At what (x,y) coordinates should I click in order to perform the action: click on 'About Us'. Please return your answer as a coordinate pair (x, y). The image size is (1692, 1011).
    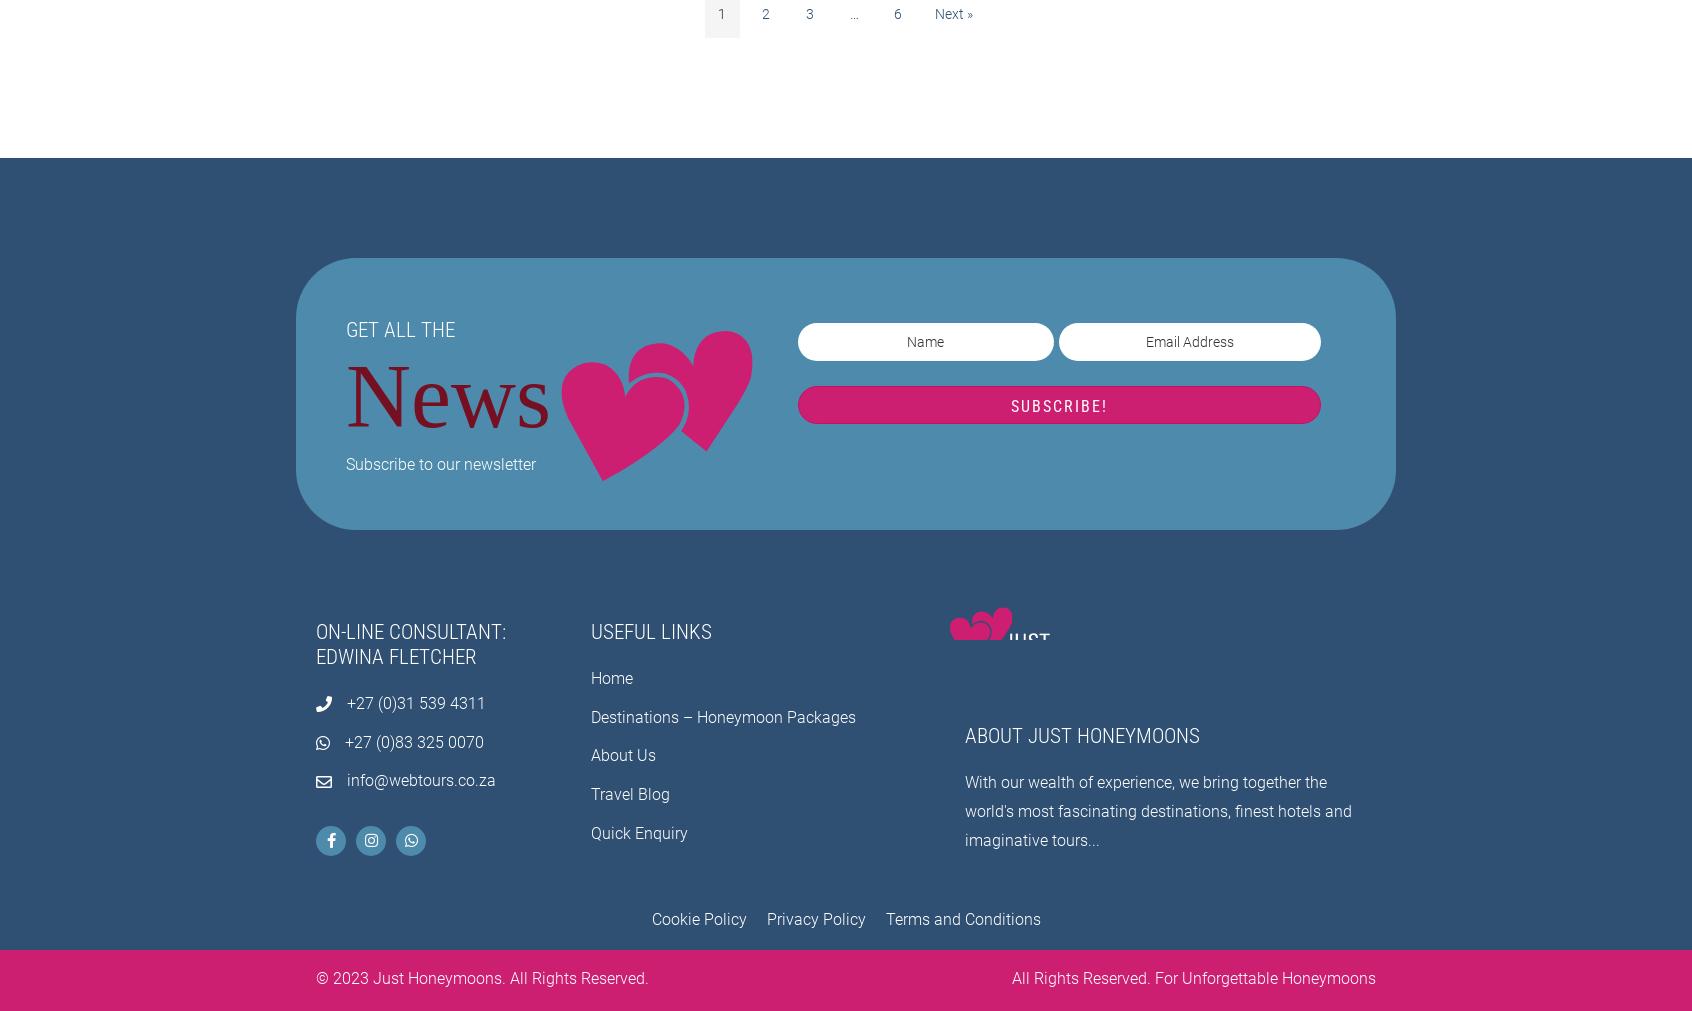
    Looking at the image, I should click on (622, 754).